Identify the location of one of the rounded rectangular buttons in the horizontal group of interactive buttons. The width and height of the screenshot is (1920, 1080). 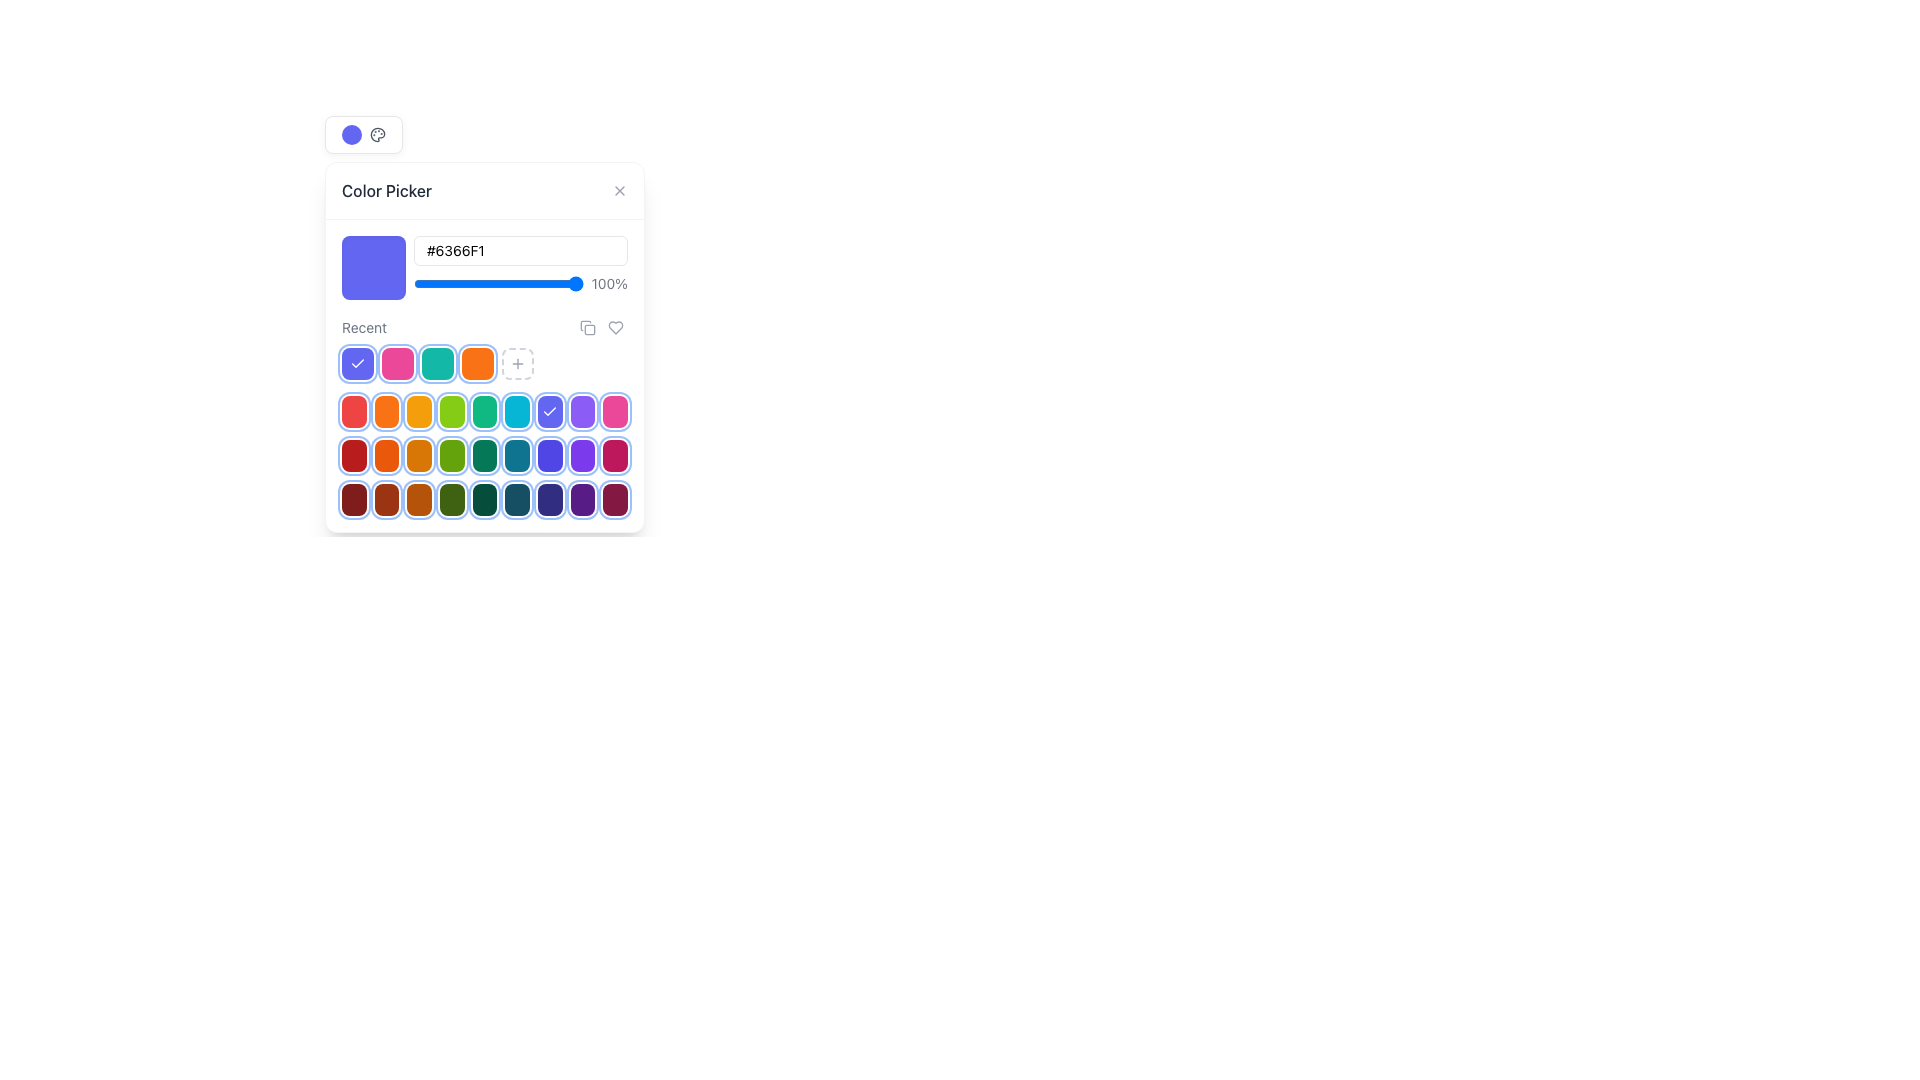
(484, 499).